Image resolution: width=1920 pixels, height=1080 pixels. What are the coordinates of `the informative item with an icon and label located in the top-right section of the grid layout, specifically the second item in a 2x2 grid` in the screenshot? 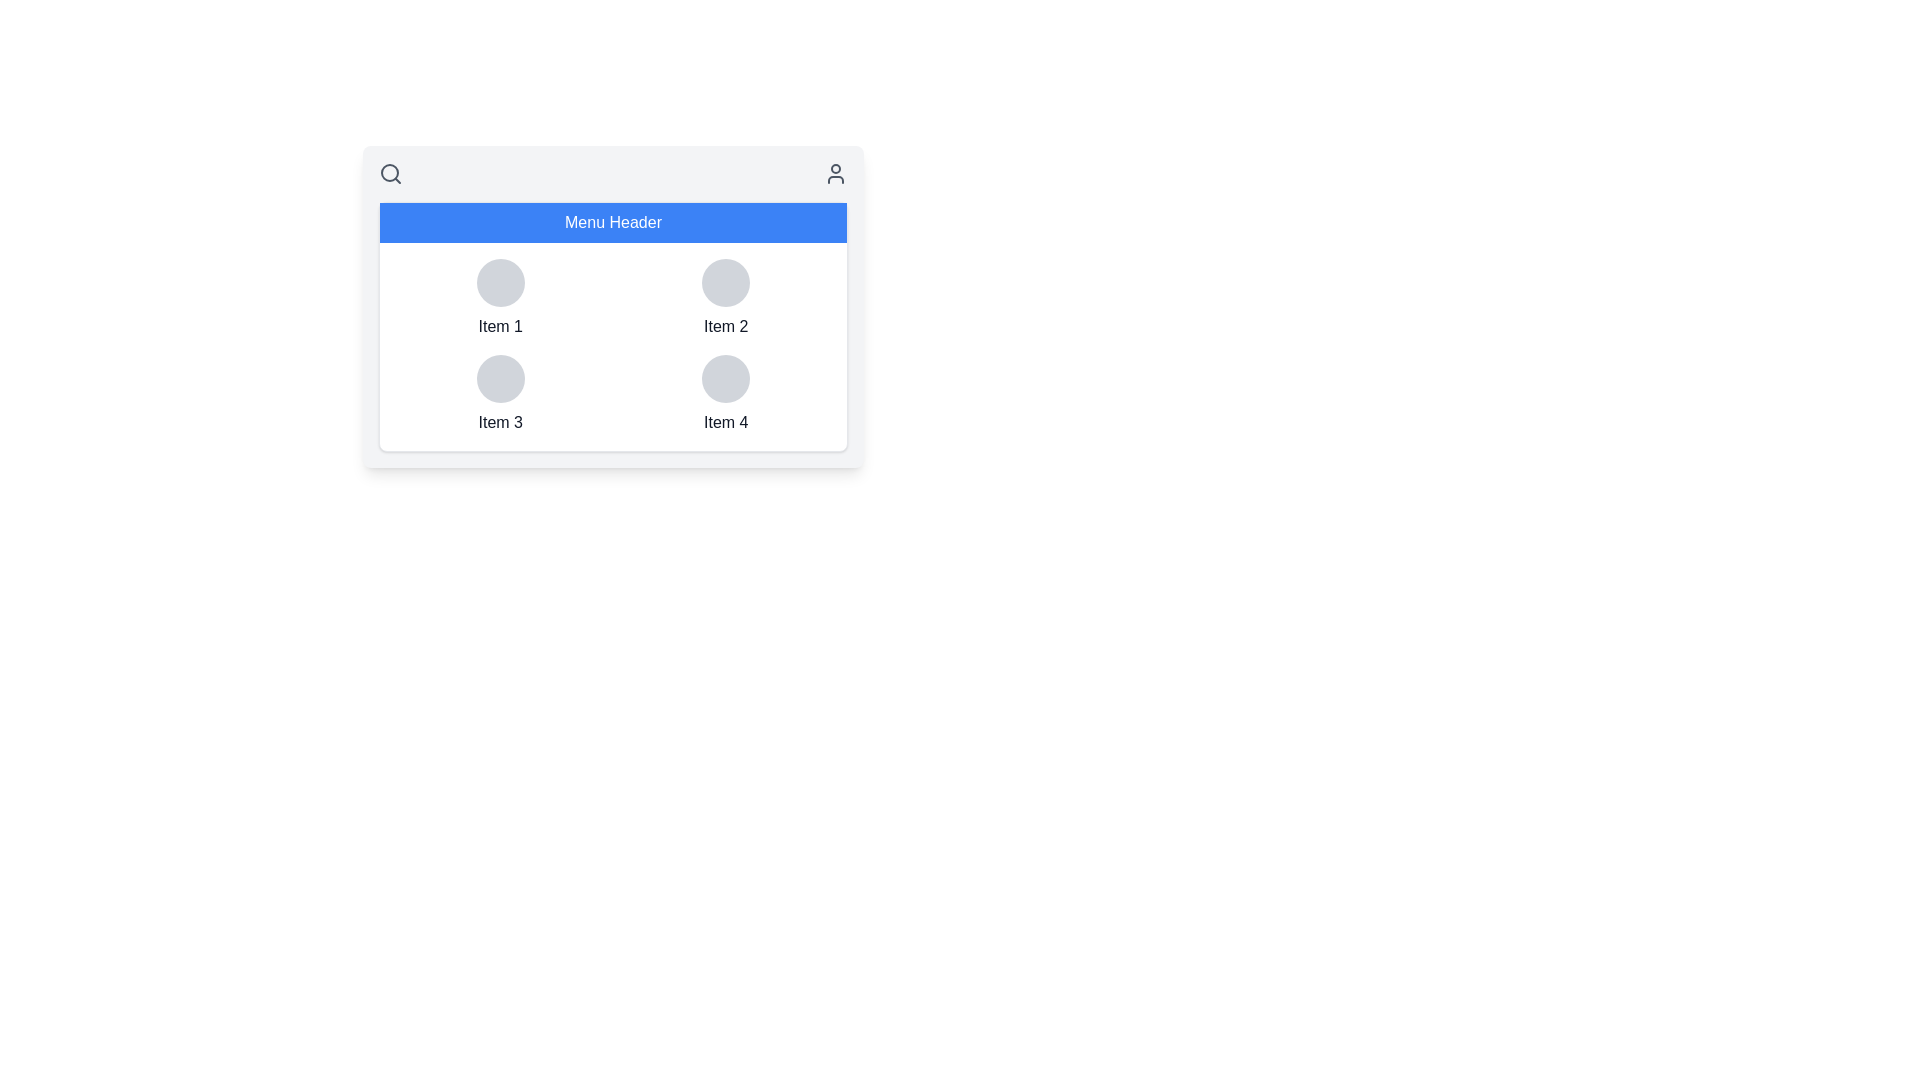 It's located at (725, 299).